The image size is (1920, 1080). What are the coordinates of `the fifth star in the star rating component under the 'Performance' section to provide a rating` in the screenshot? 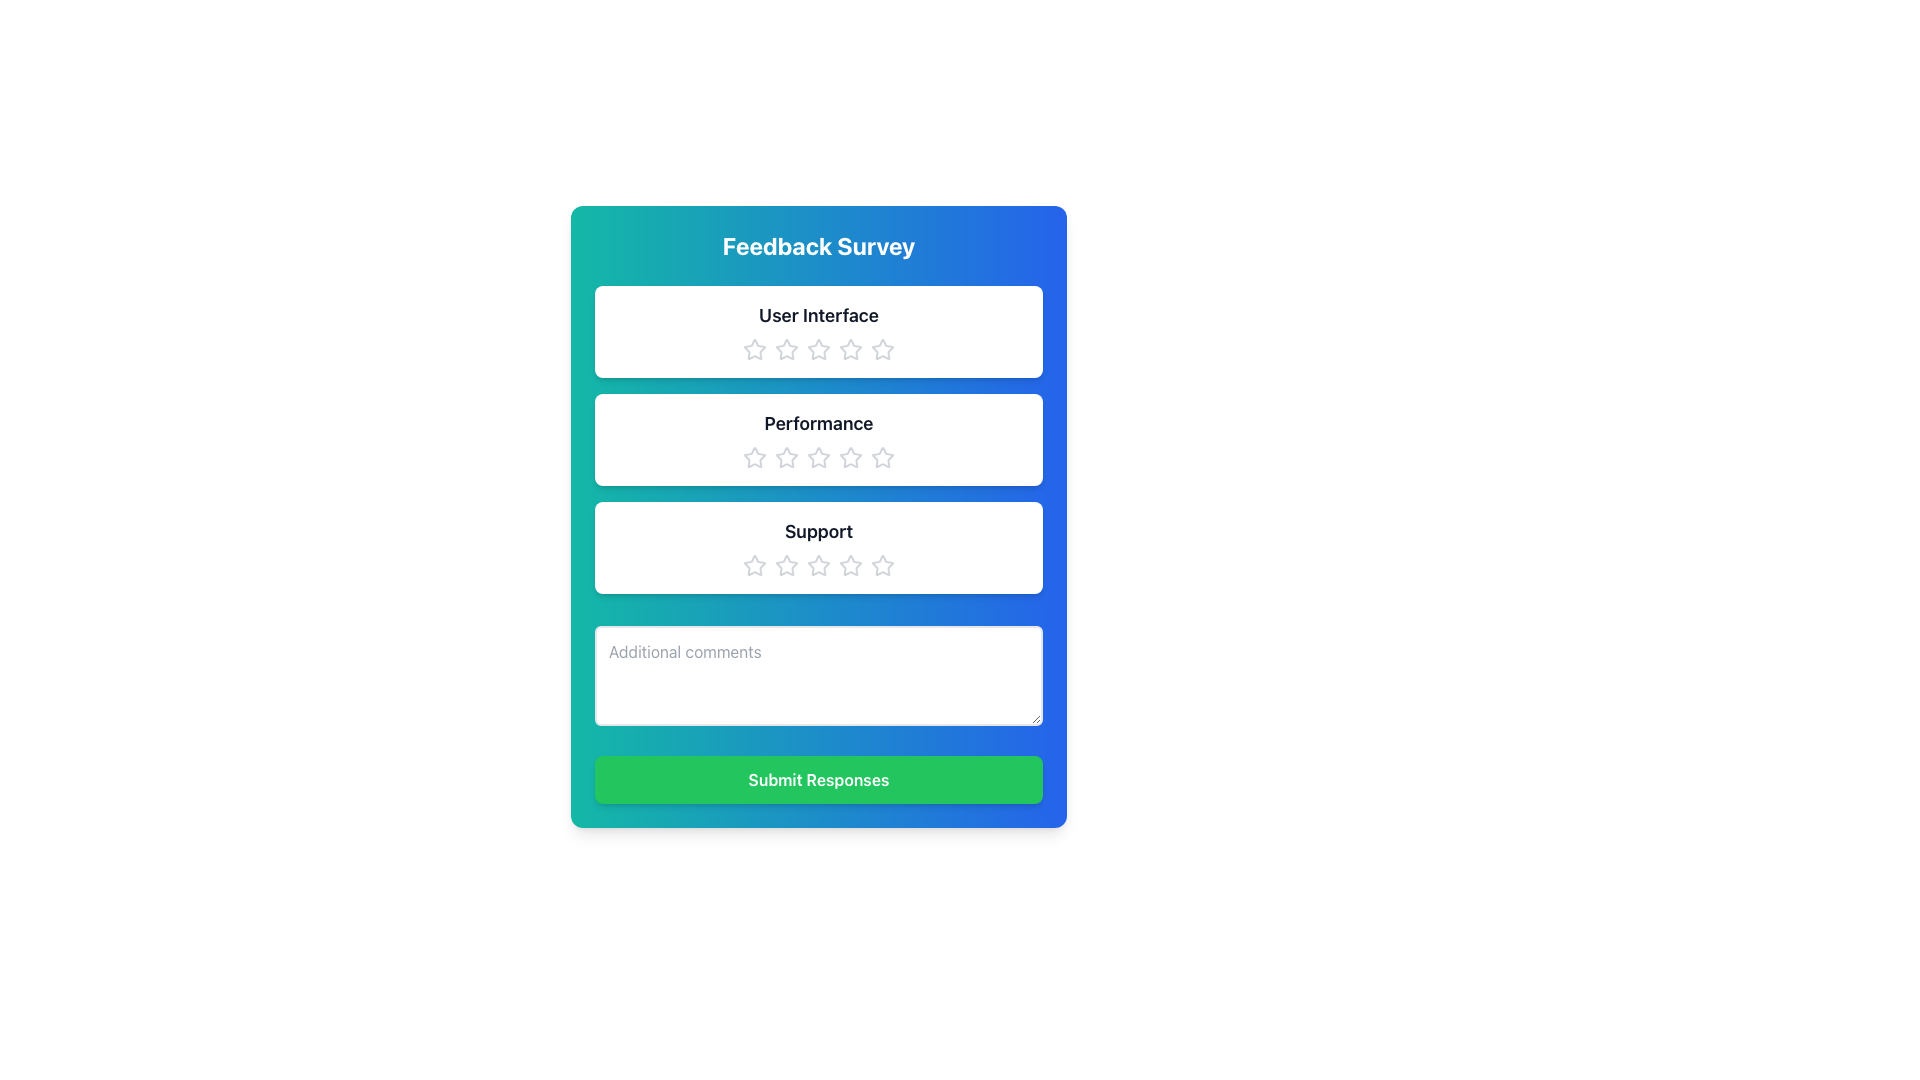 It's located at (882, 458).